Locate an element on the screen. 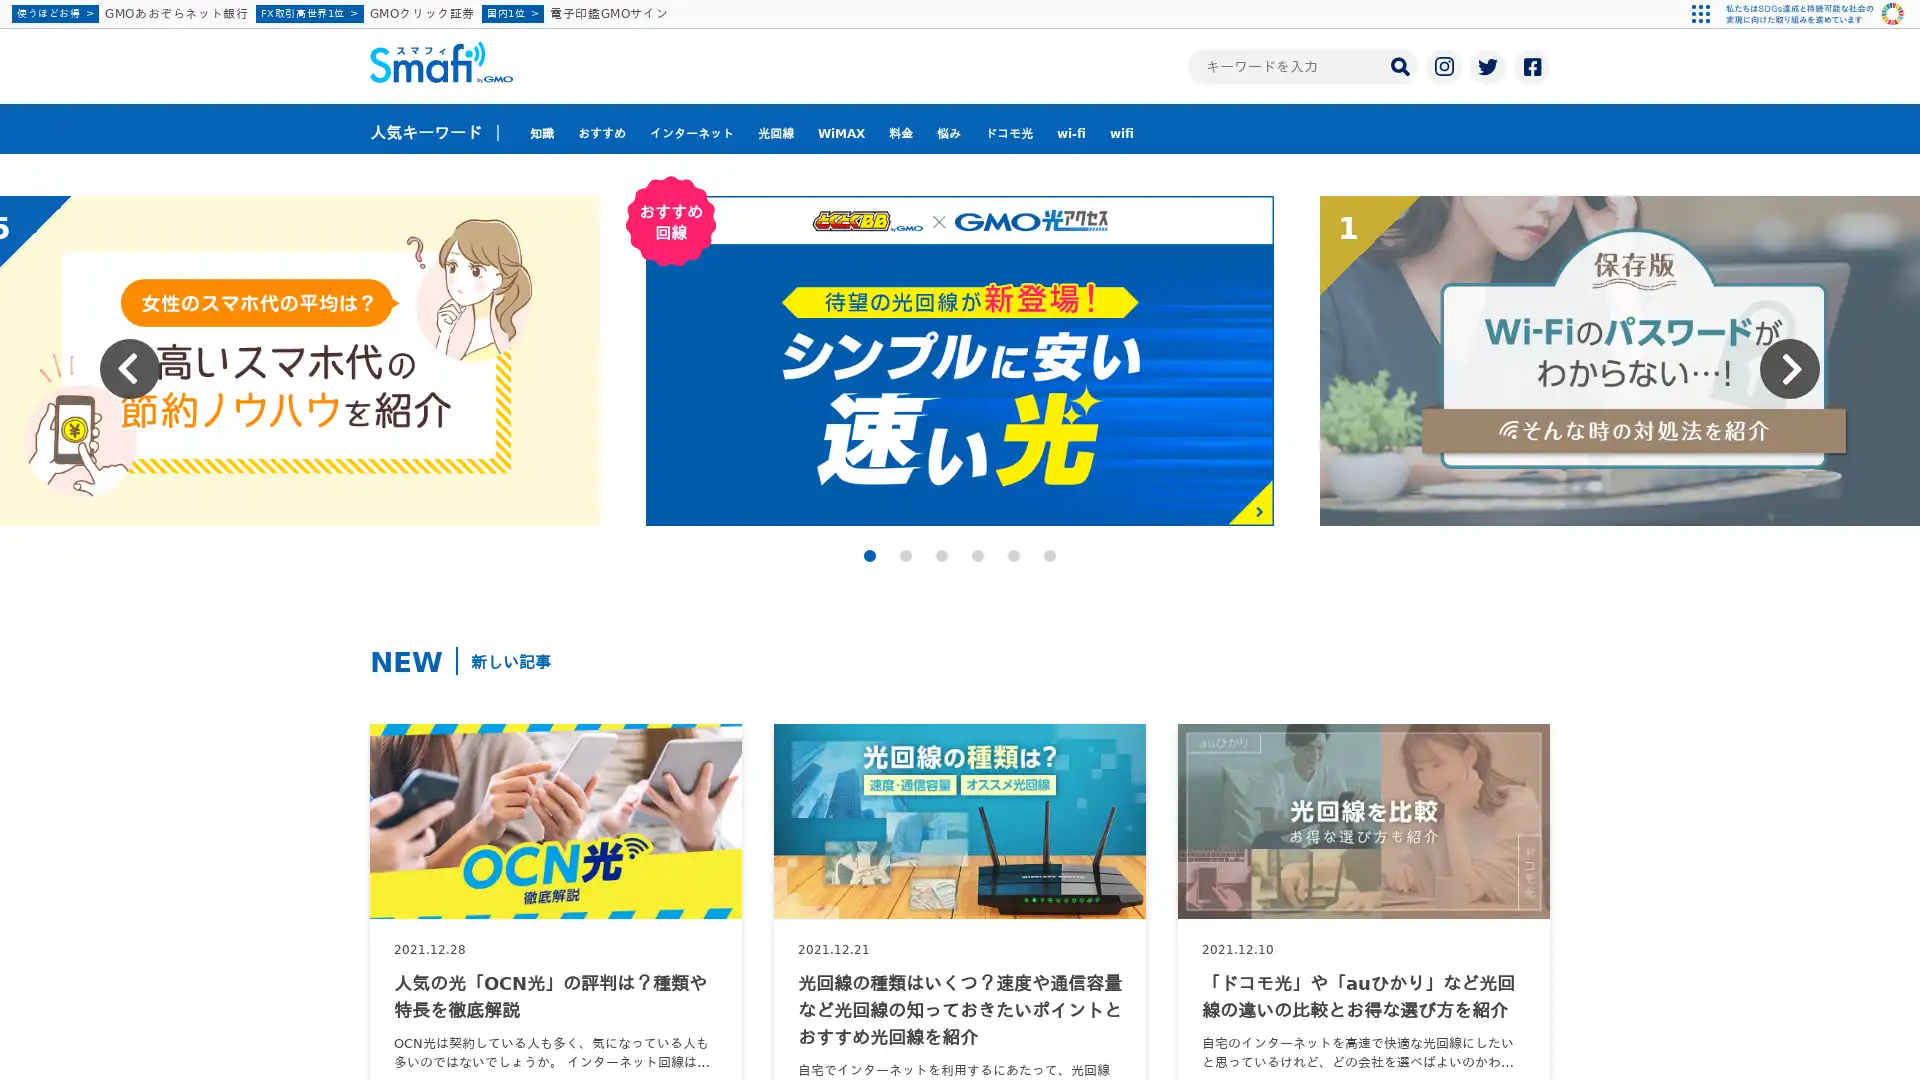  search is located at coordinates (1399, 64).